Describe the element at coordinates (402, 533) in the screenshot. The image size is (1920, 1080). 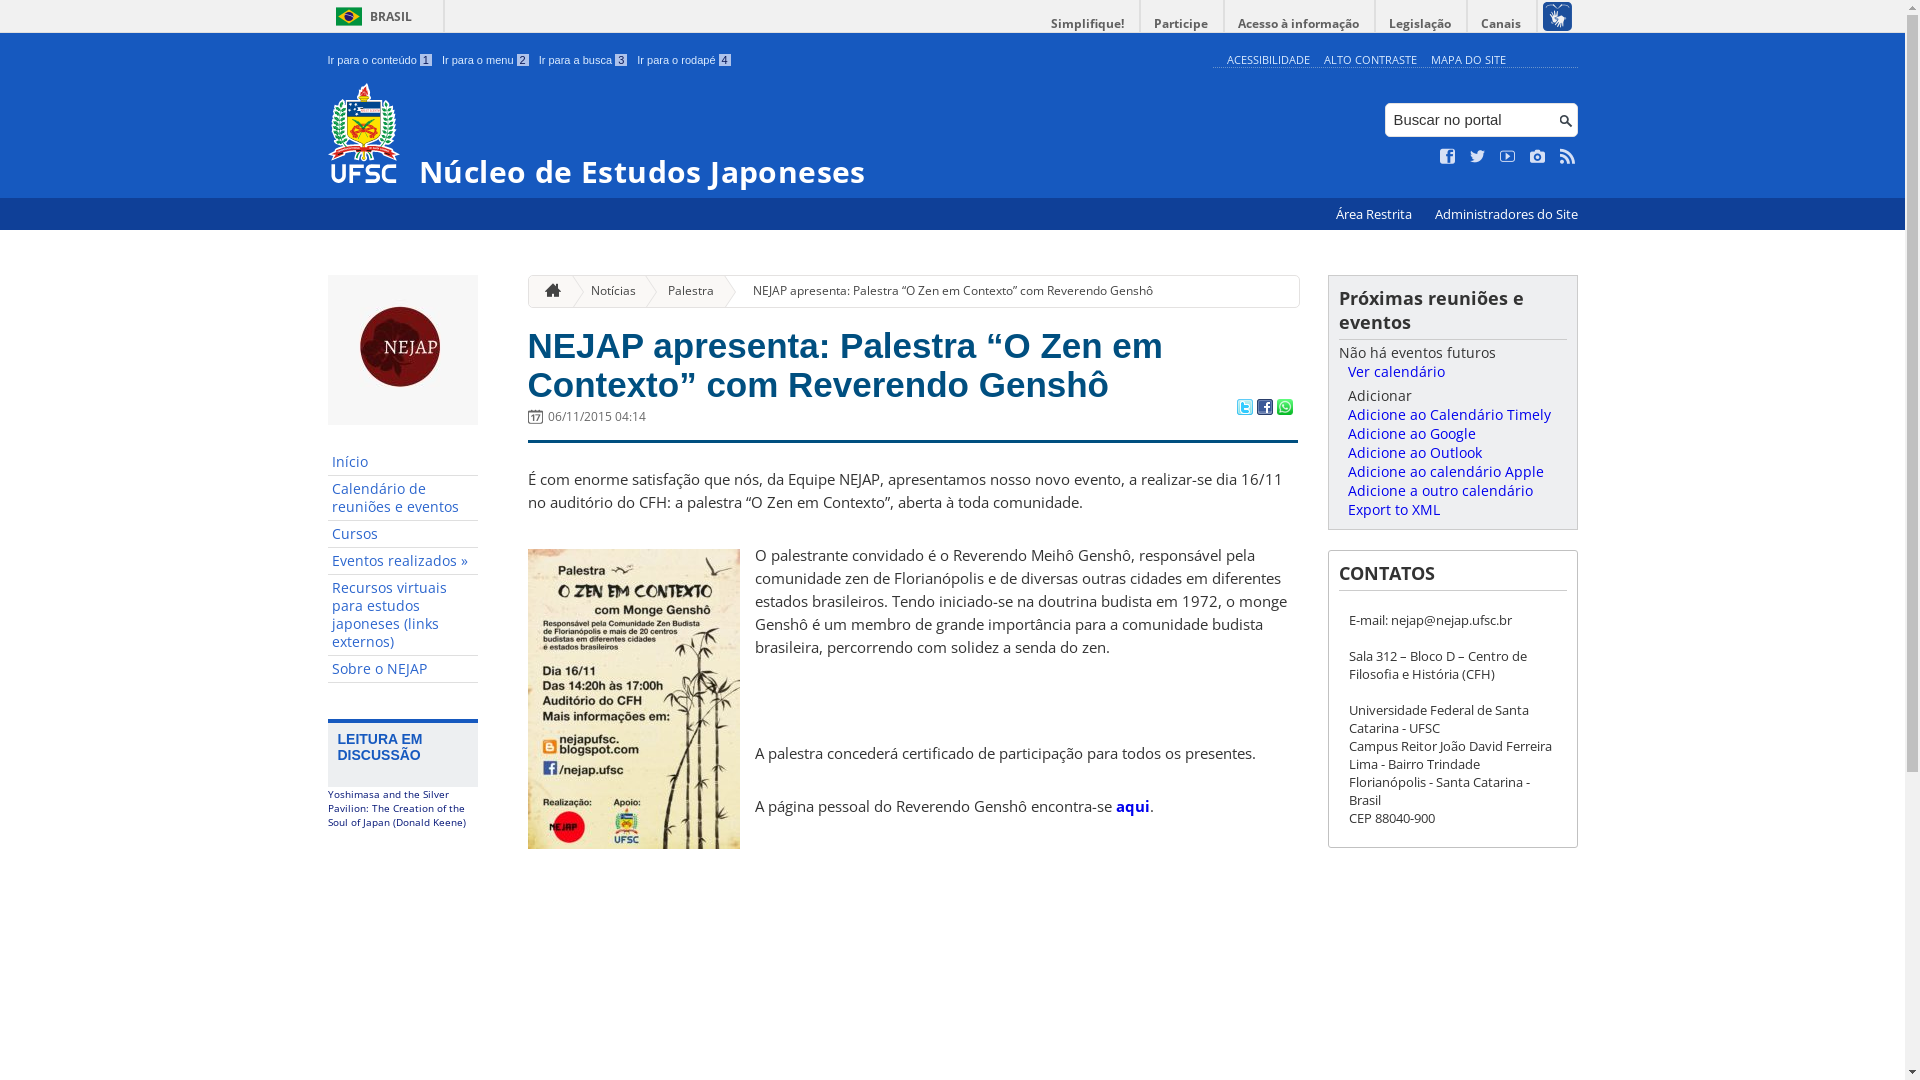
I see `'Cursos'` at that location.